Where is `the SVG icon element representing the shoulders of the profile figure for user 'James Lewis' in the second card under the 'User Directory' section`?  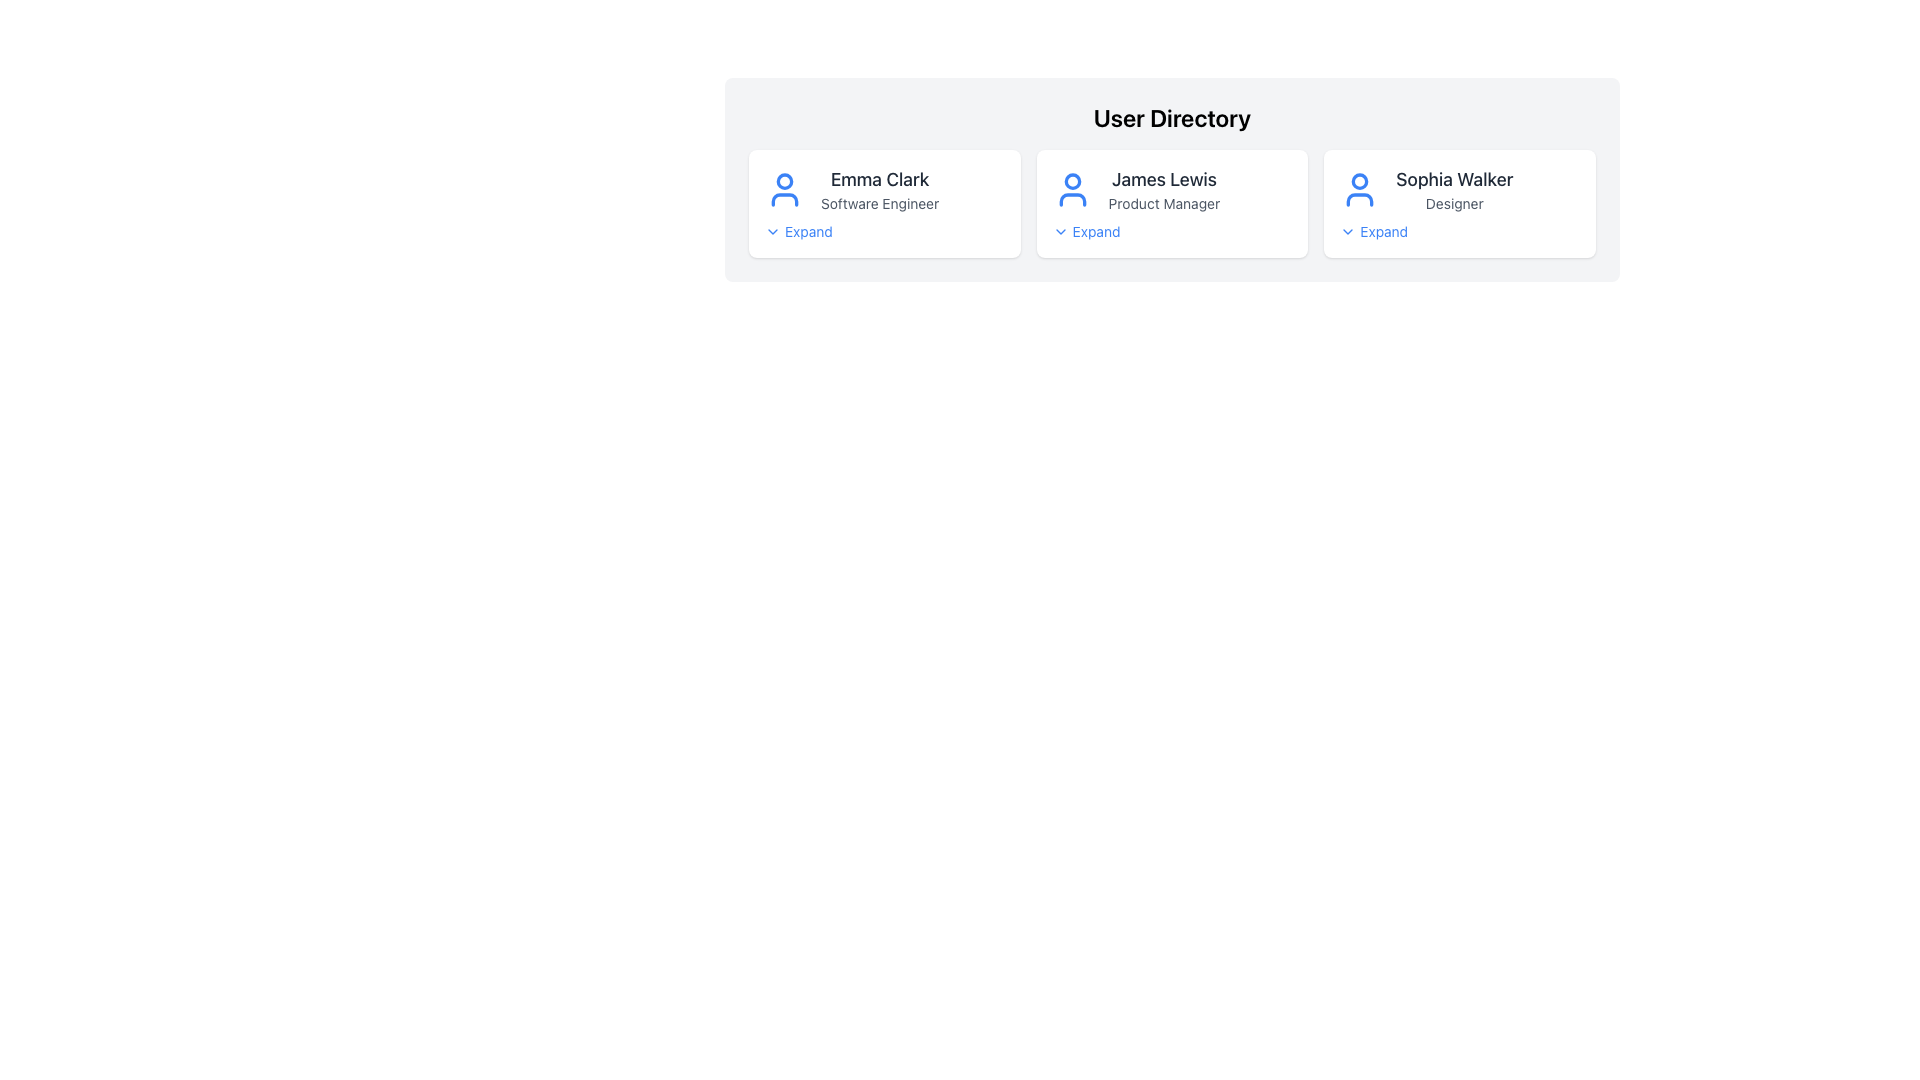
the SVG icon element representing the shoulders of the profile figure for user 'James Lewis' in the second card under the 'User Directory' section is located at coordinates (1071, 200).